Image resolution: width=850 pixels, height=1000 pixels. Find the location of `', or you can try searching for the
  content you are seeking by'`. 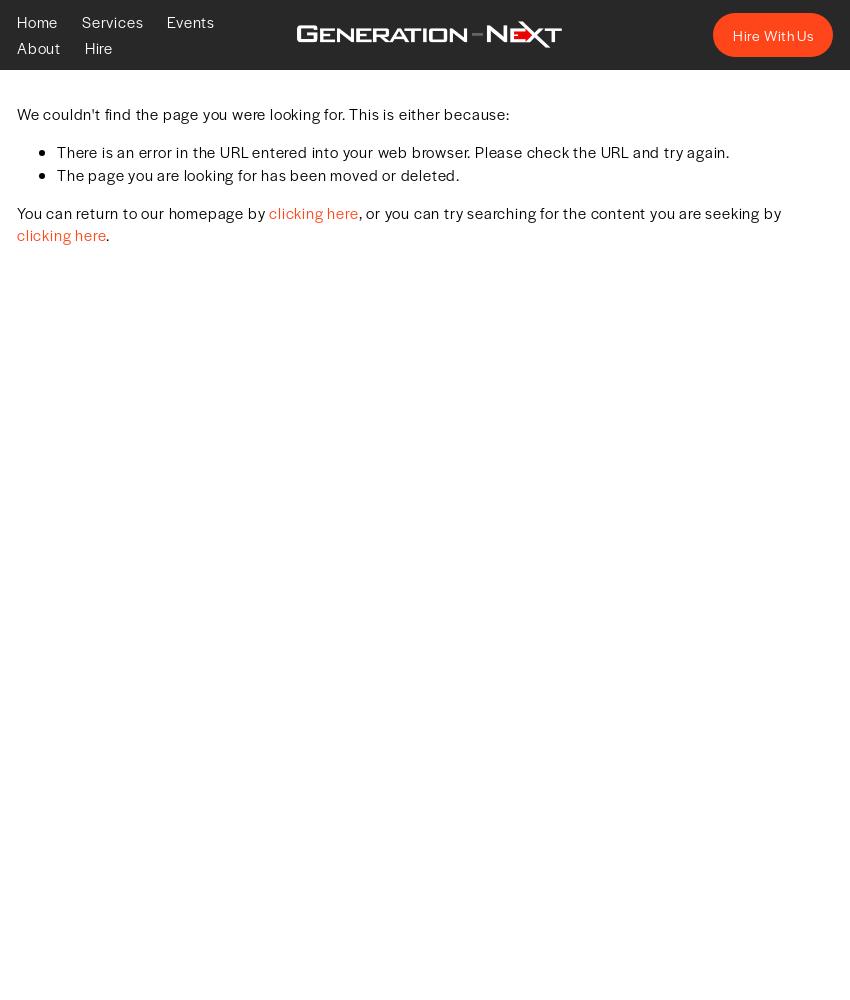

', or you can try searching for the
  content you are seeking by' is located at coordinates (569, 211).